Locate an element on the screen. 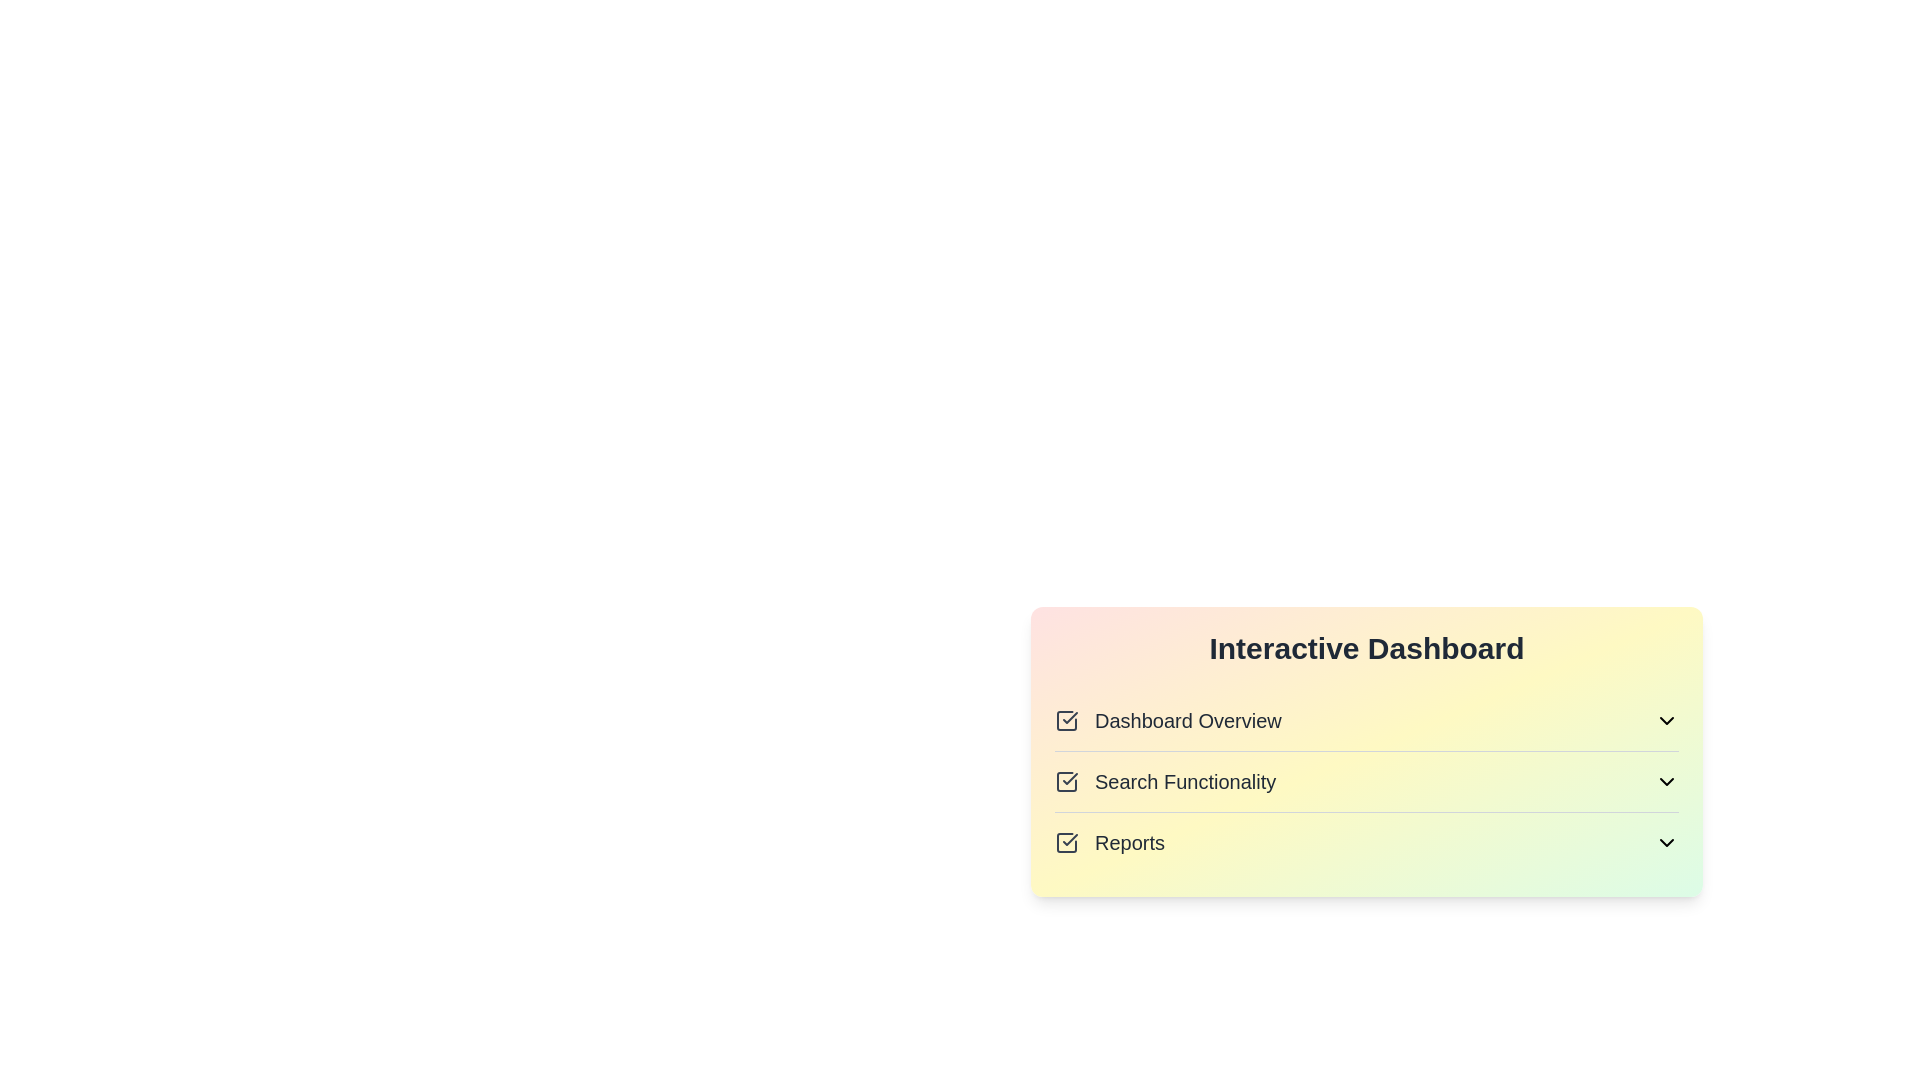  the icon associated with Search Functionality to toggle its visibility is located at coordinates (1666, 781).